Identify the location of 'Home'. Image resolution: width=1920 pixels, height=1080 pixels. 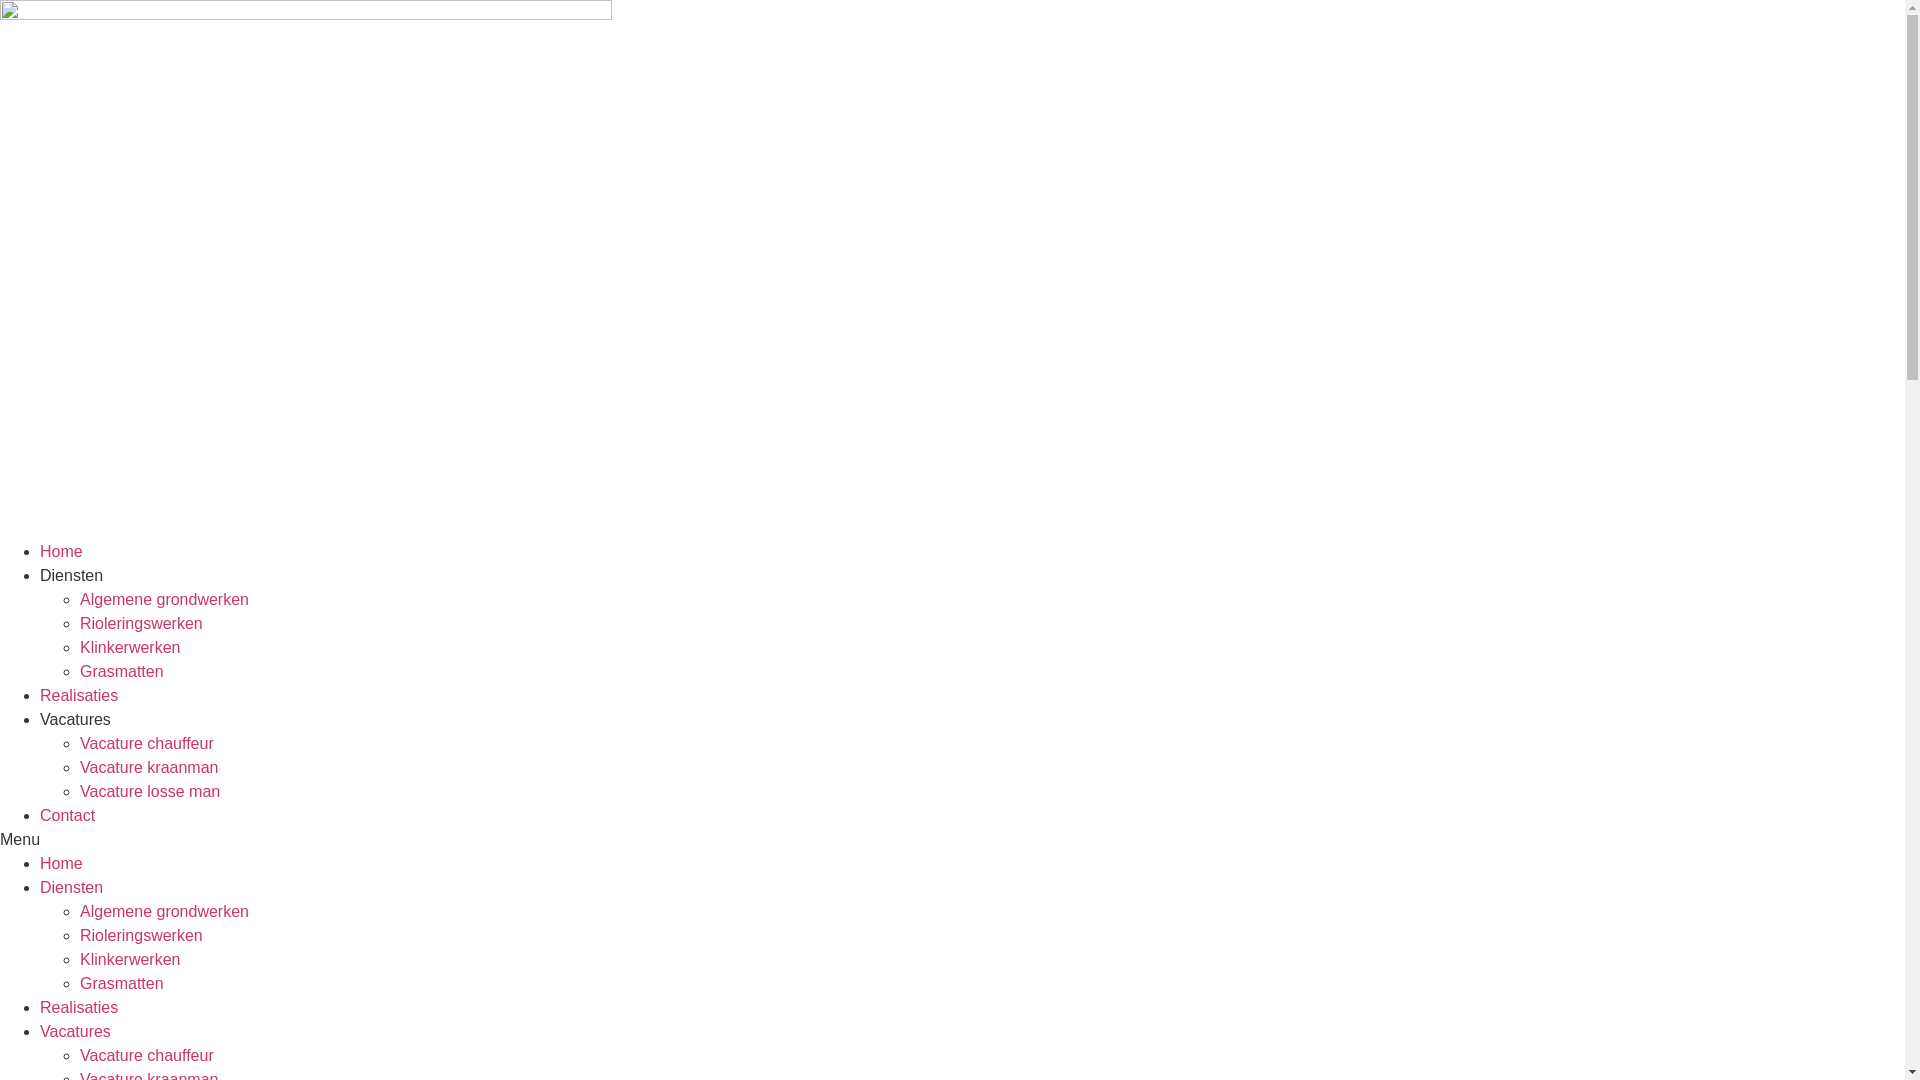
(61, 862).